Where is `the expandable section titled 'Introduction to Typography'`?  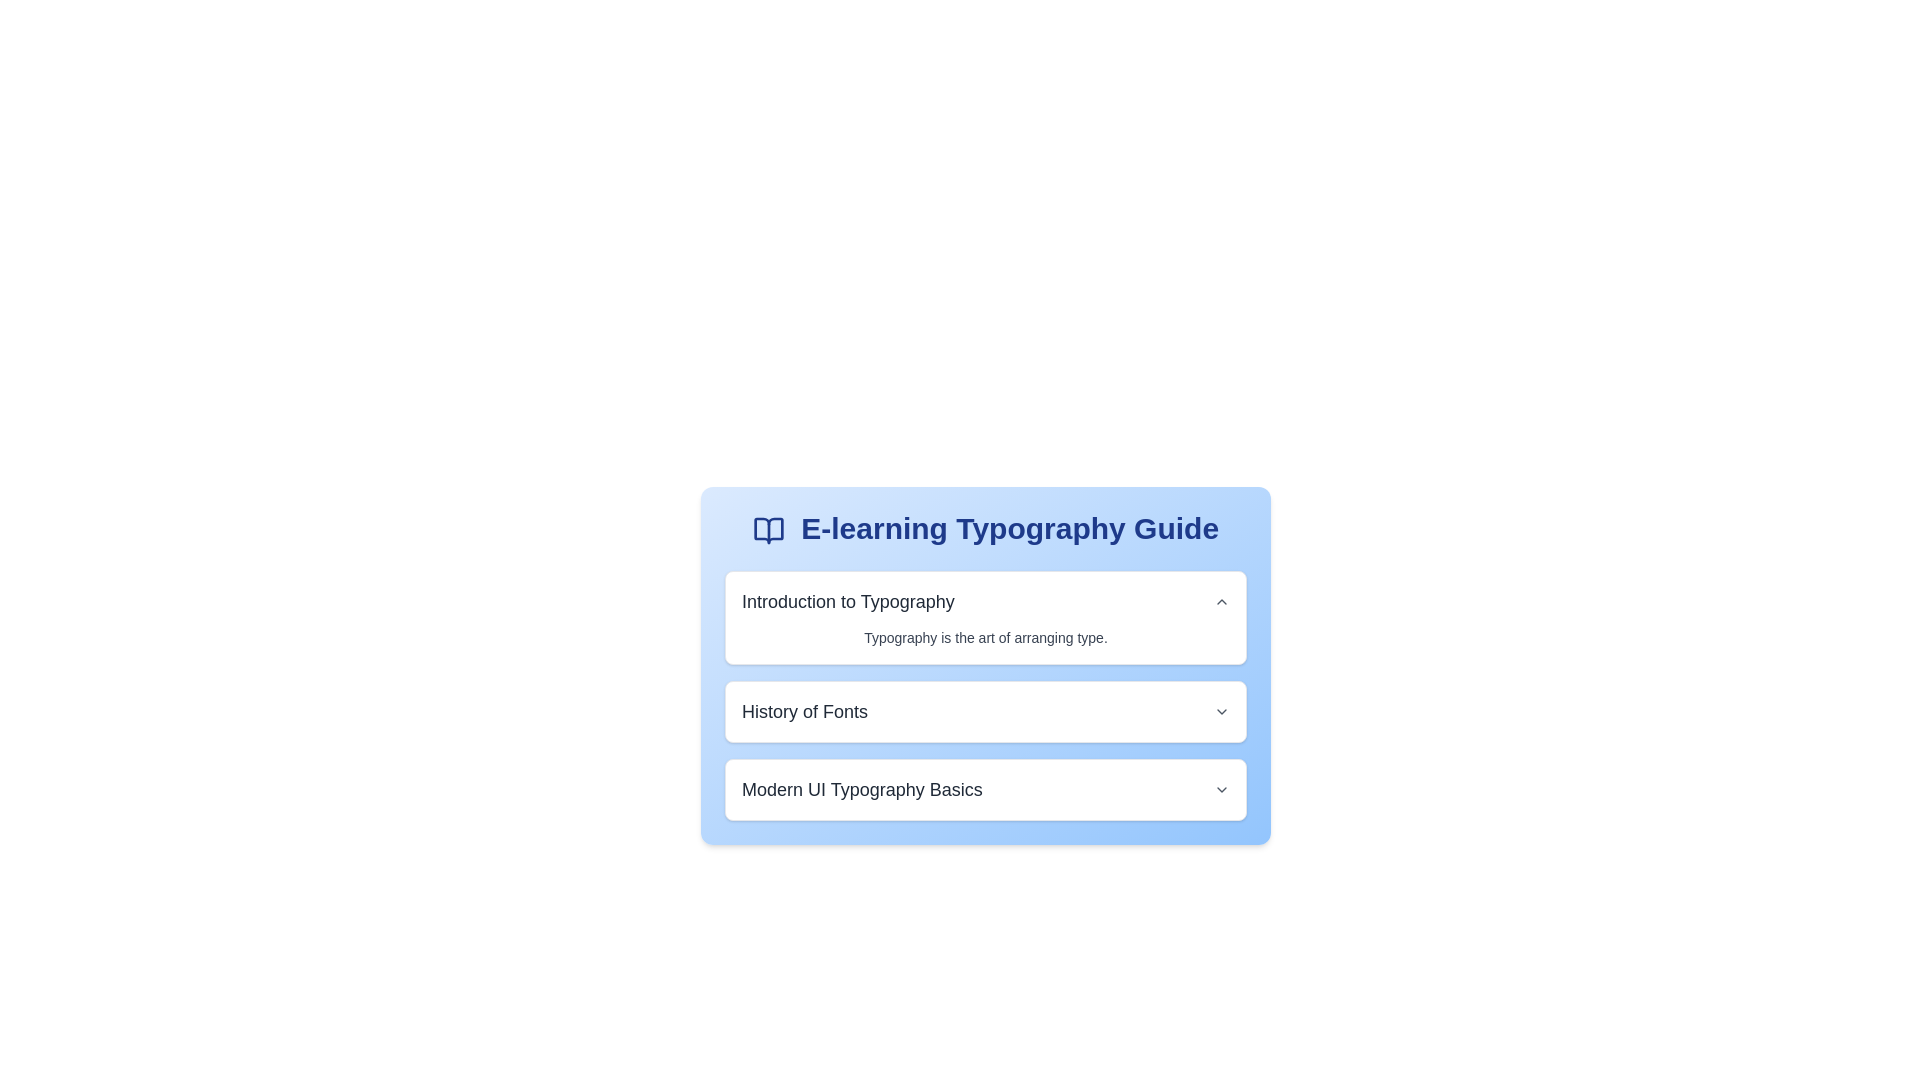
the expandable section titled 'Introduction to Typography' is located at coordinates (985, 616).